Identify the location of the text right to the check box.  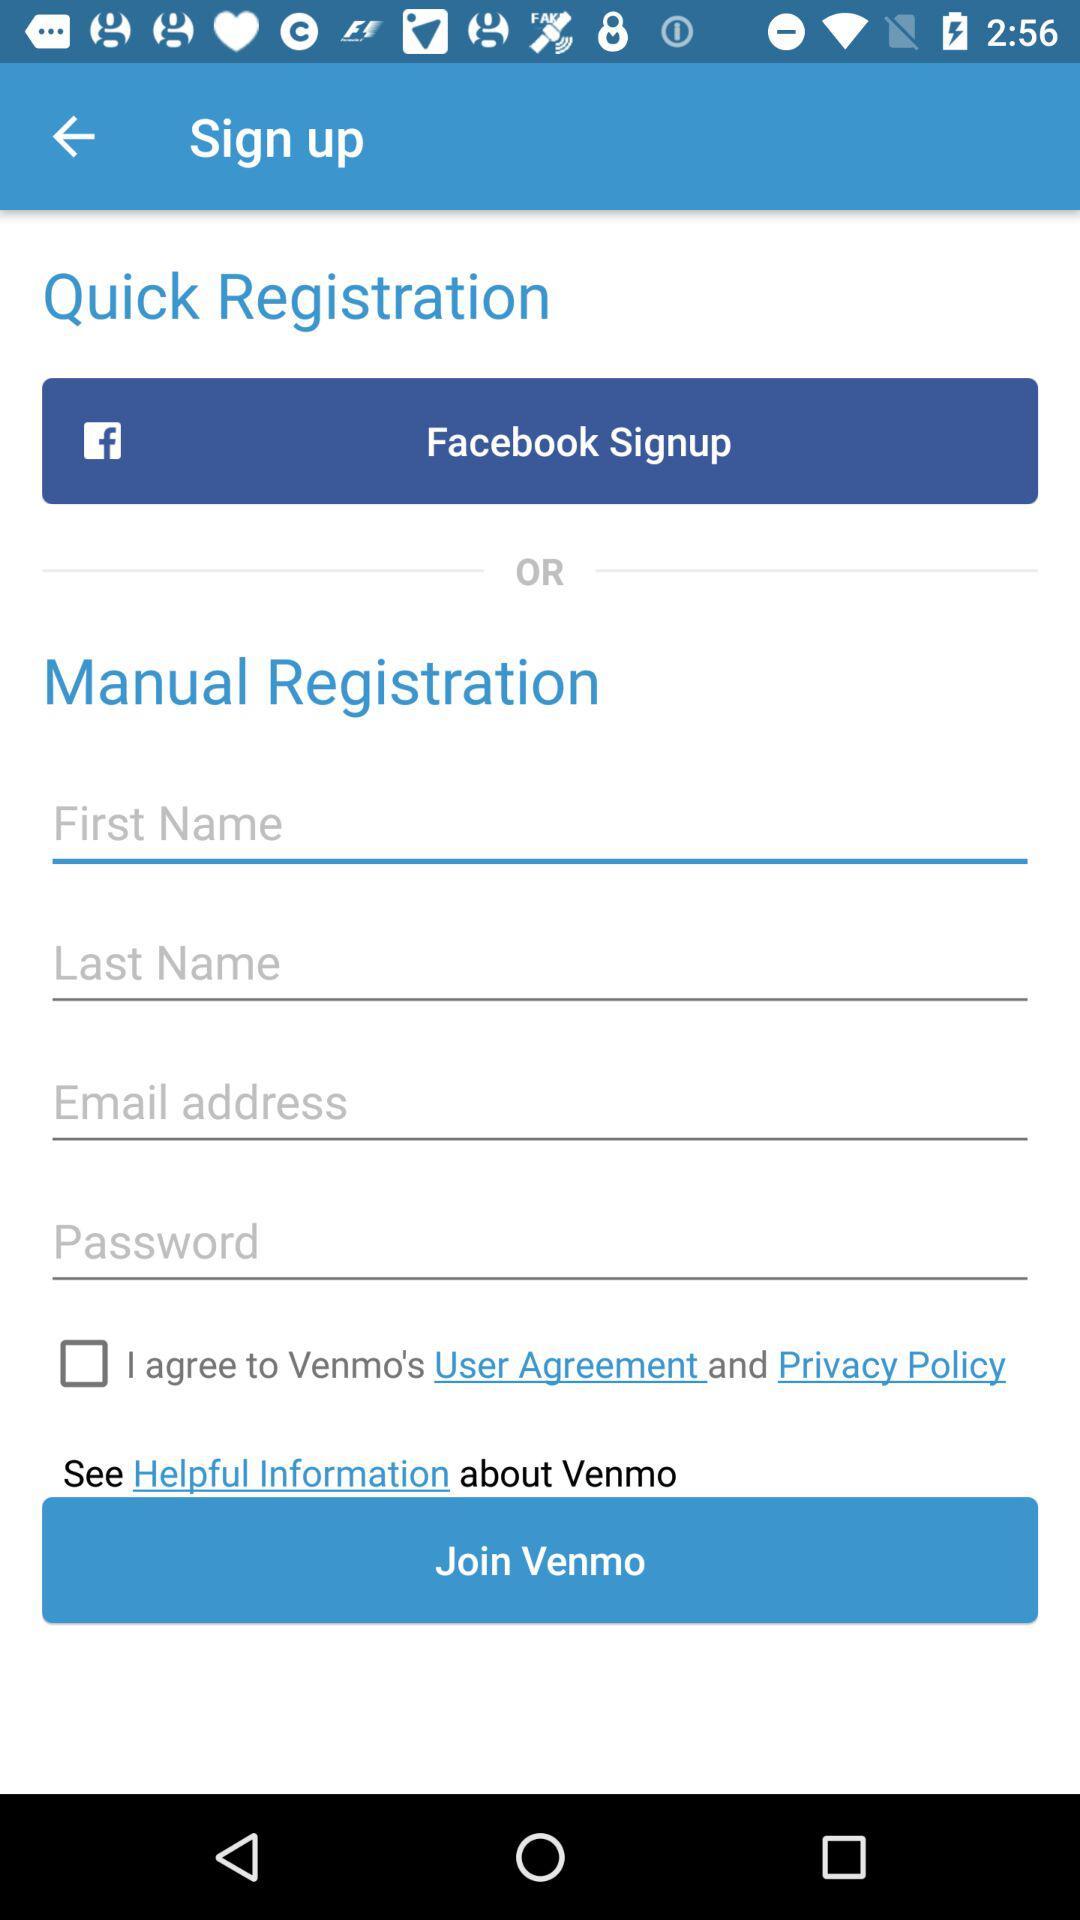
(566, 1362).